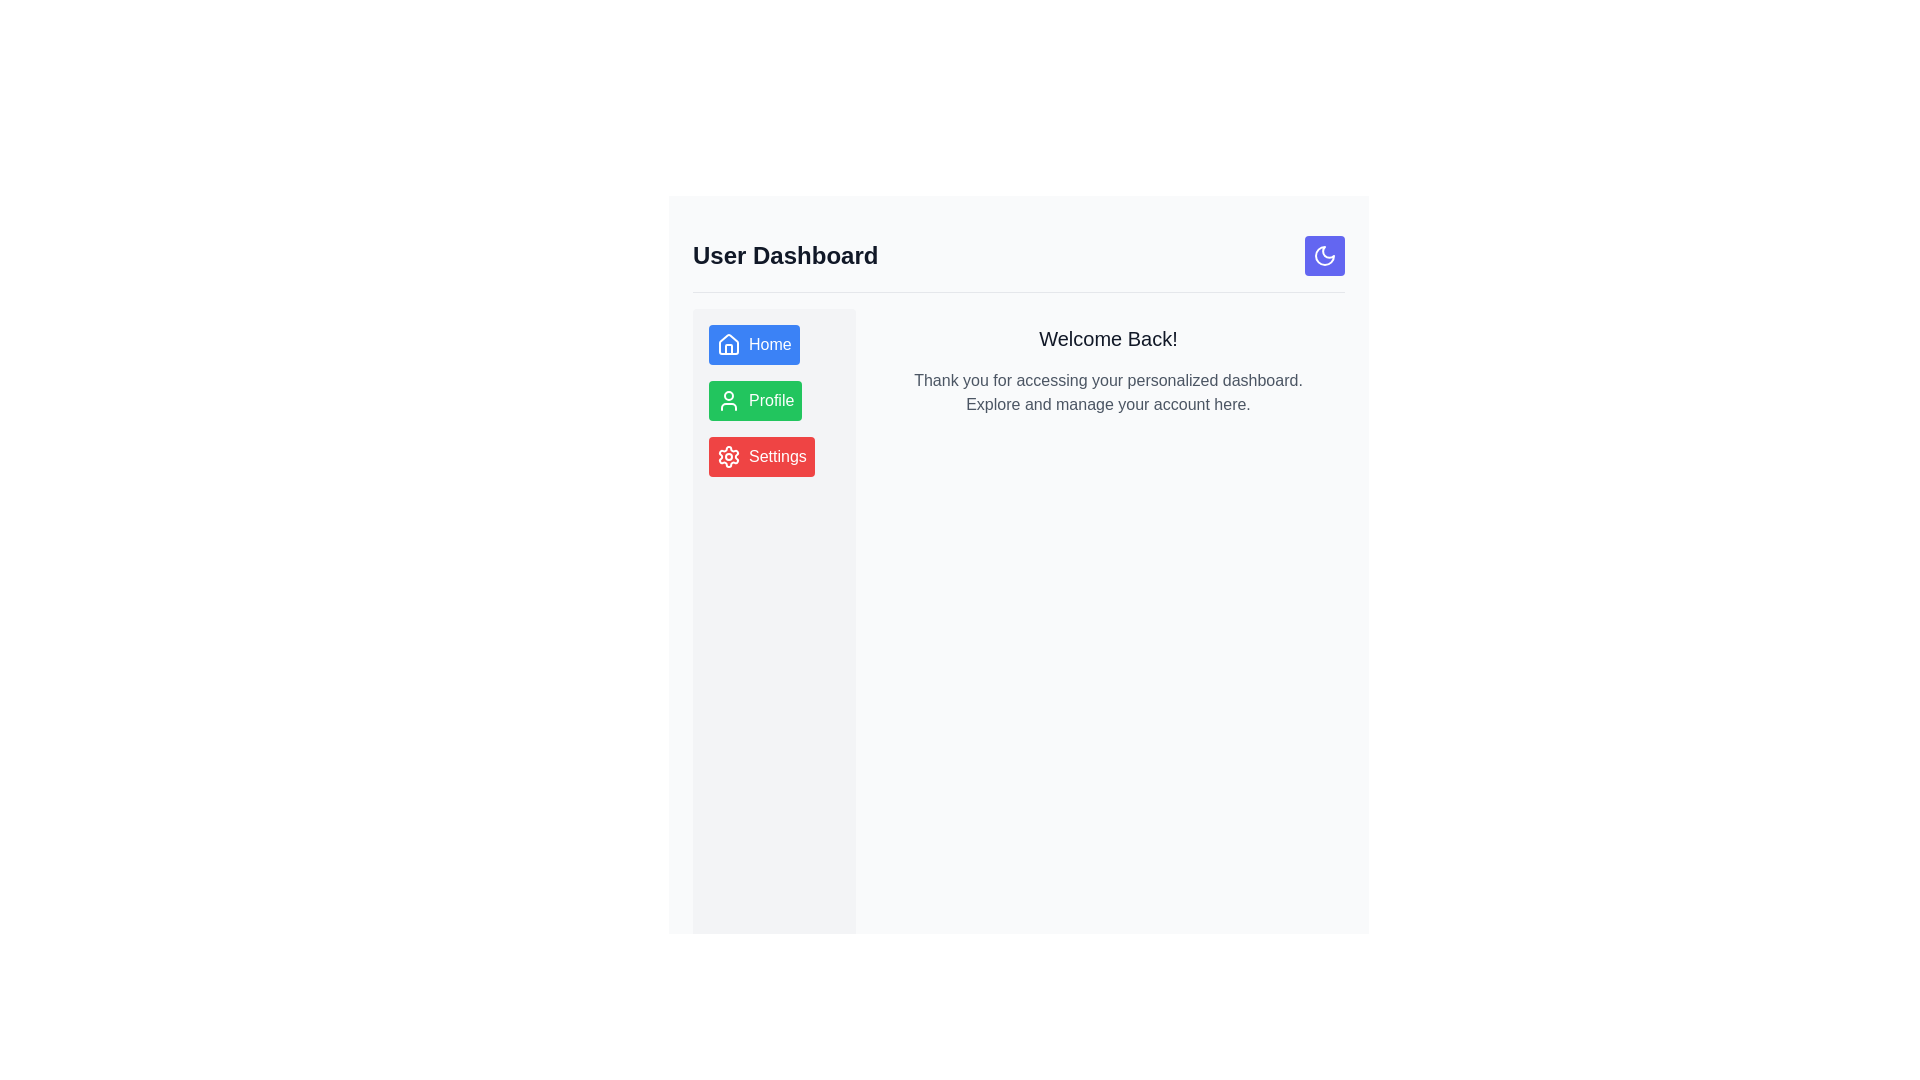 This screenshot has height=1080, width=1920. Describe the element at coordinates (728, 401) in the screenshot. I see `the user's profile icon located to the left of the 'Profile' text within the green rectangular button in the middle section of the vertical menu bar` at that location.